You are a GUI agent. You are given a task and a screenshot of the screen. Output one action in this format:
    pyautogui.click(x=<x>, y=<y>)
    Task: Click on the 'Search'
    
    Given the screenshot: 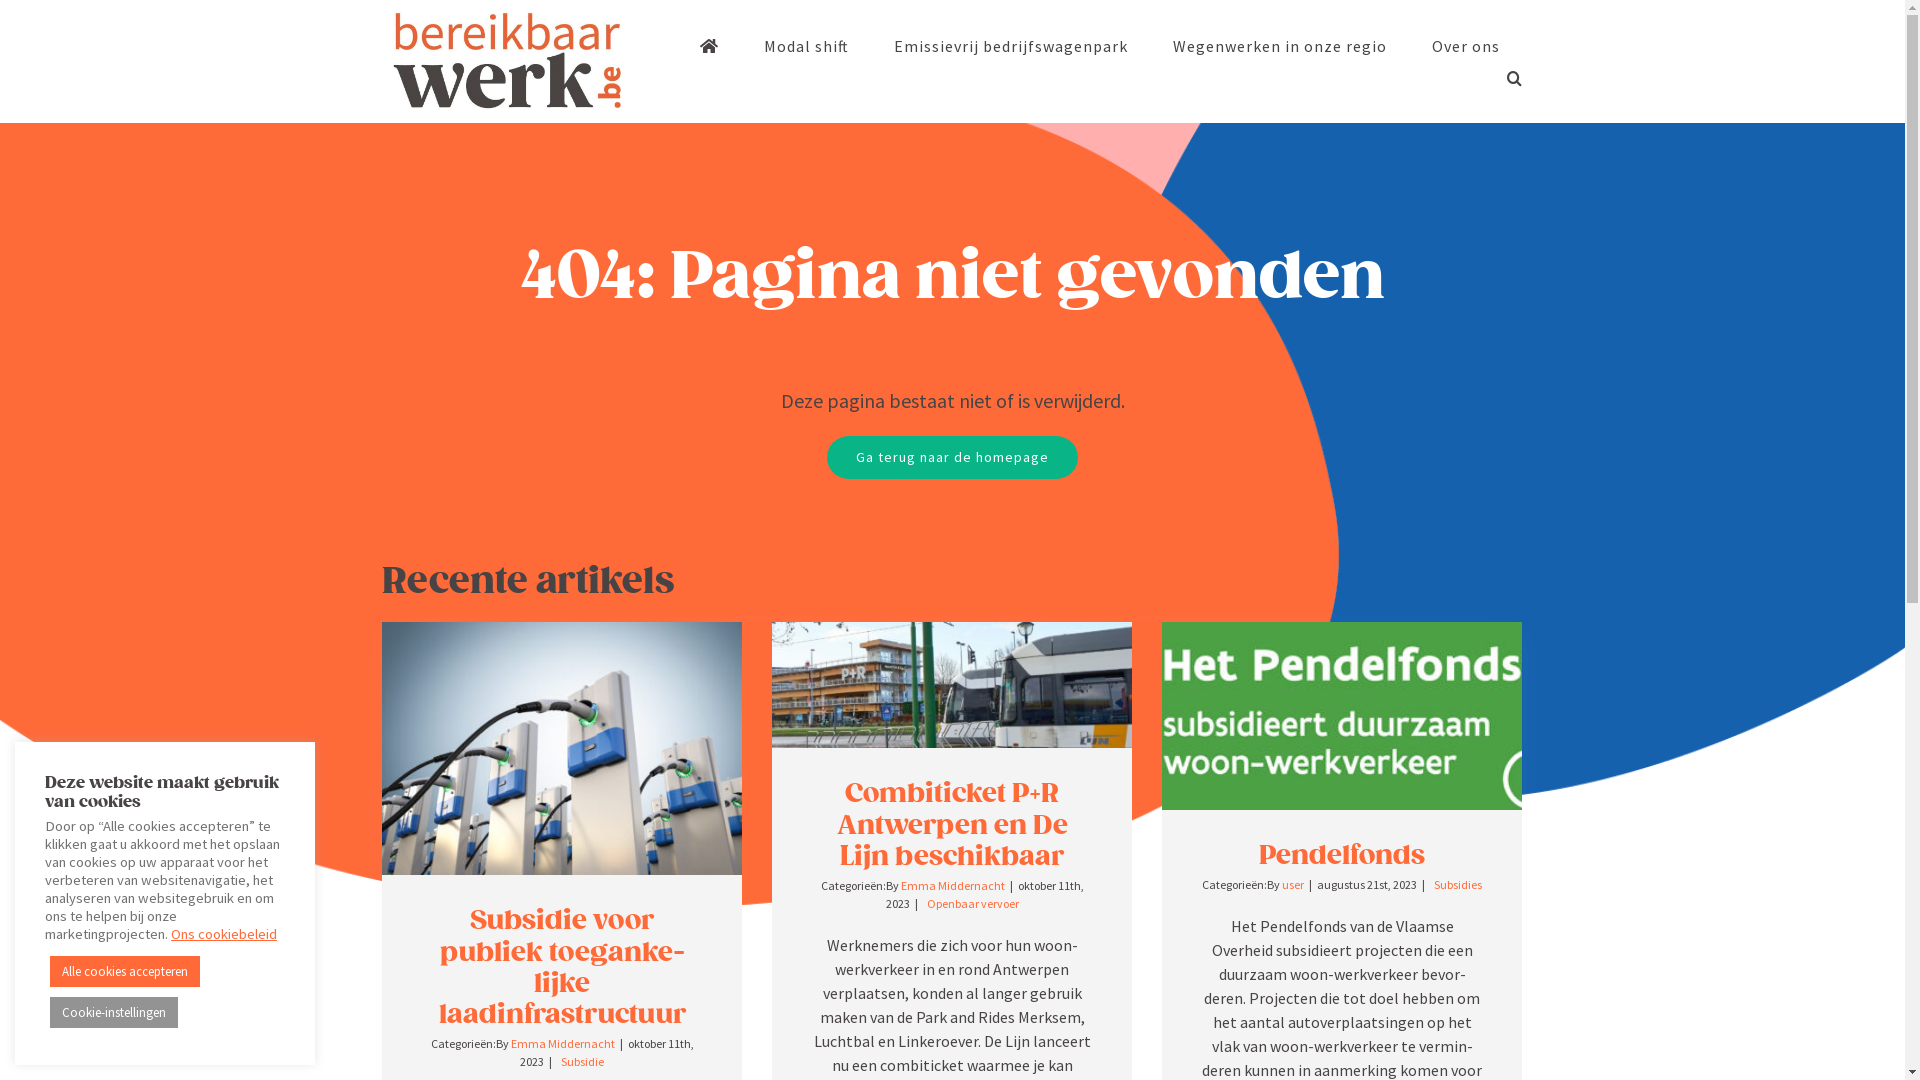 What is the action you would take?
    pyautogui.click(x=1506, y=76)
    